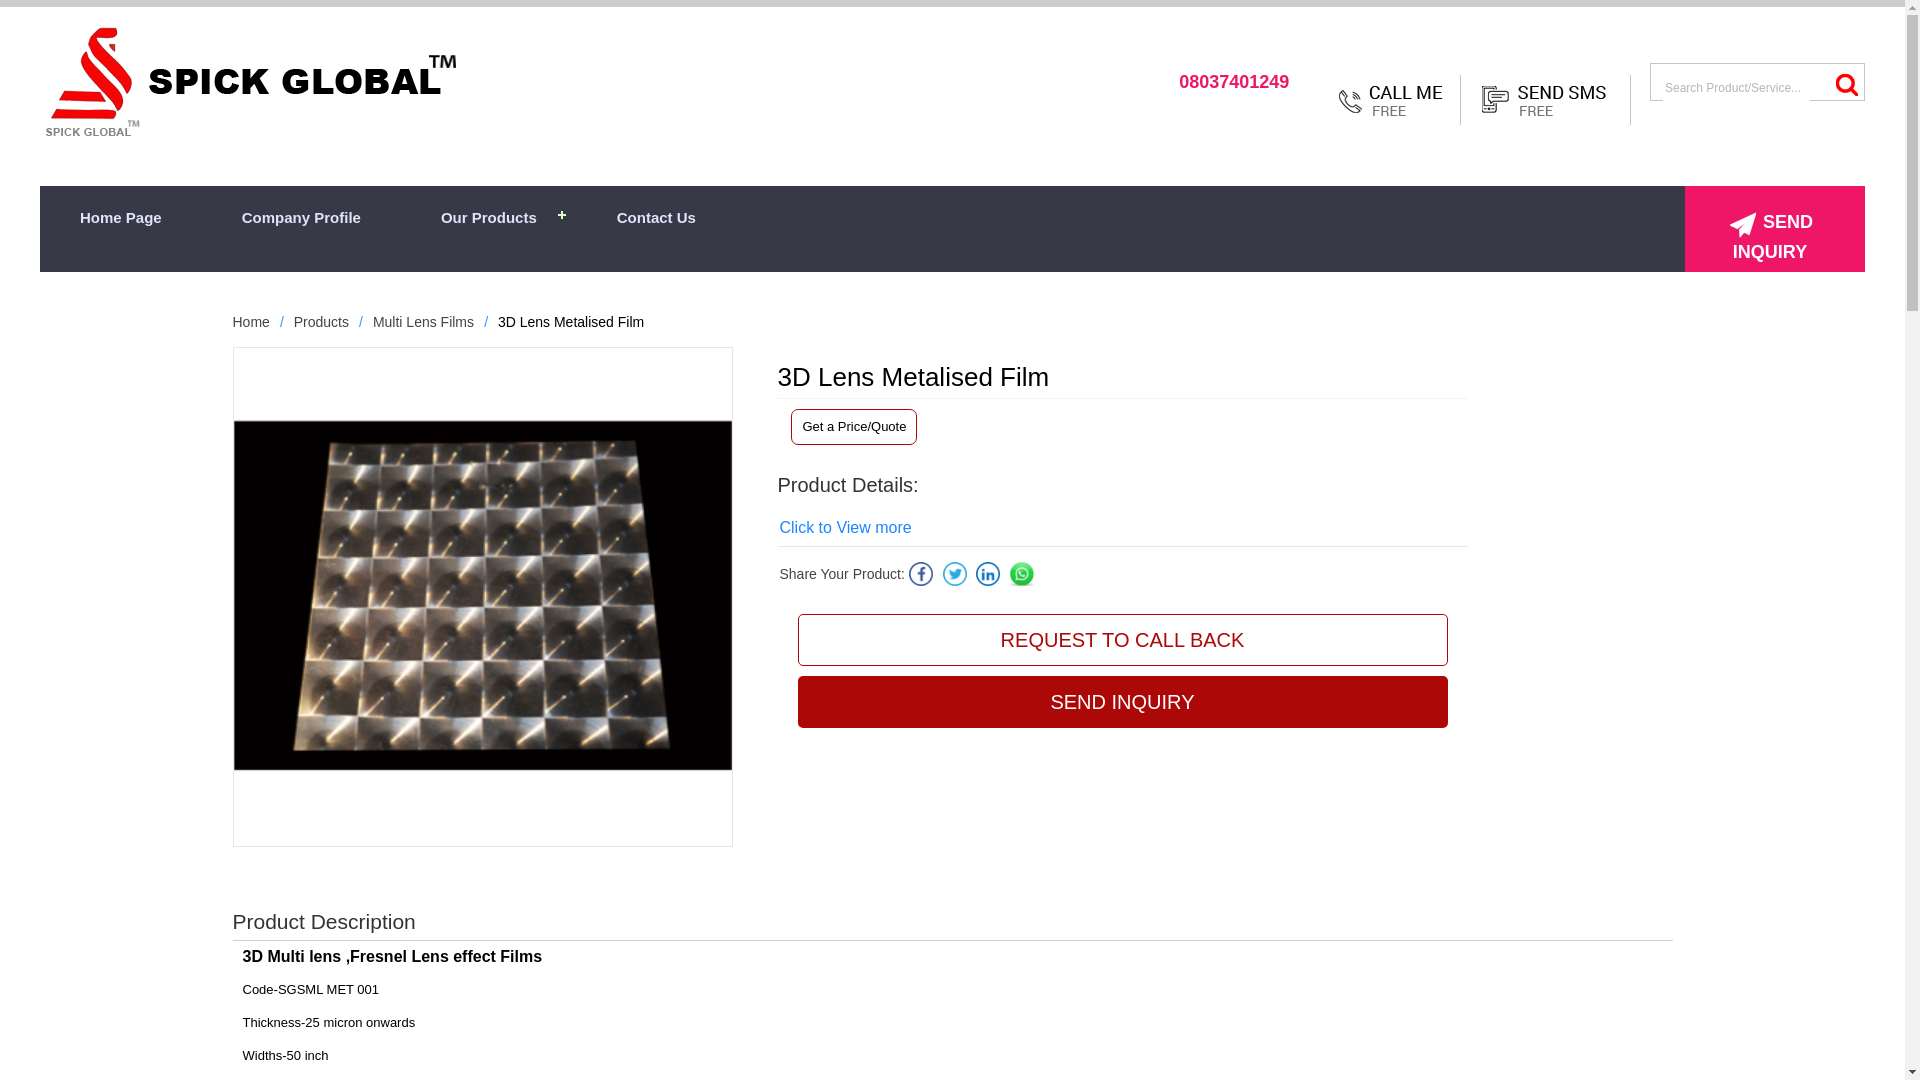 This screenshot has height=1080, width=1920. What do you see at coordinates (321, 320) in the screenshot?
I see `'Products'` at bounding box center [321, 320].